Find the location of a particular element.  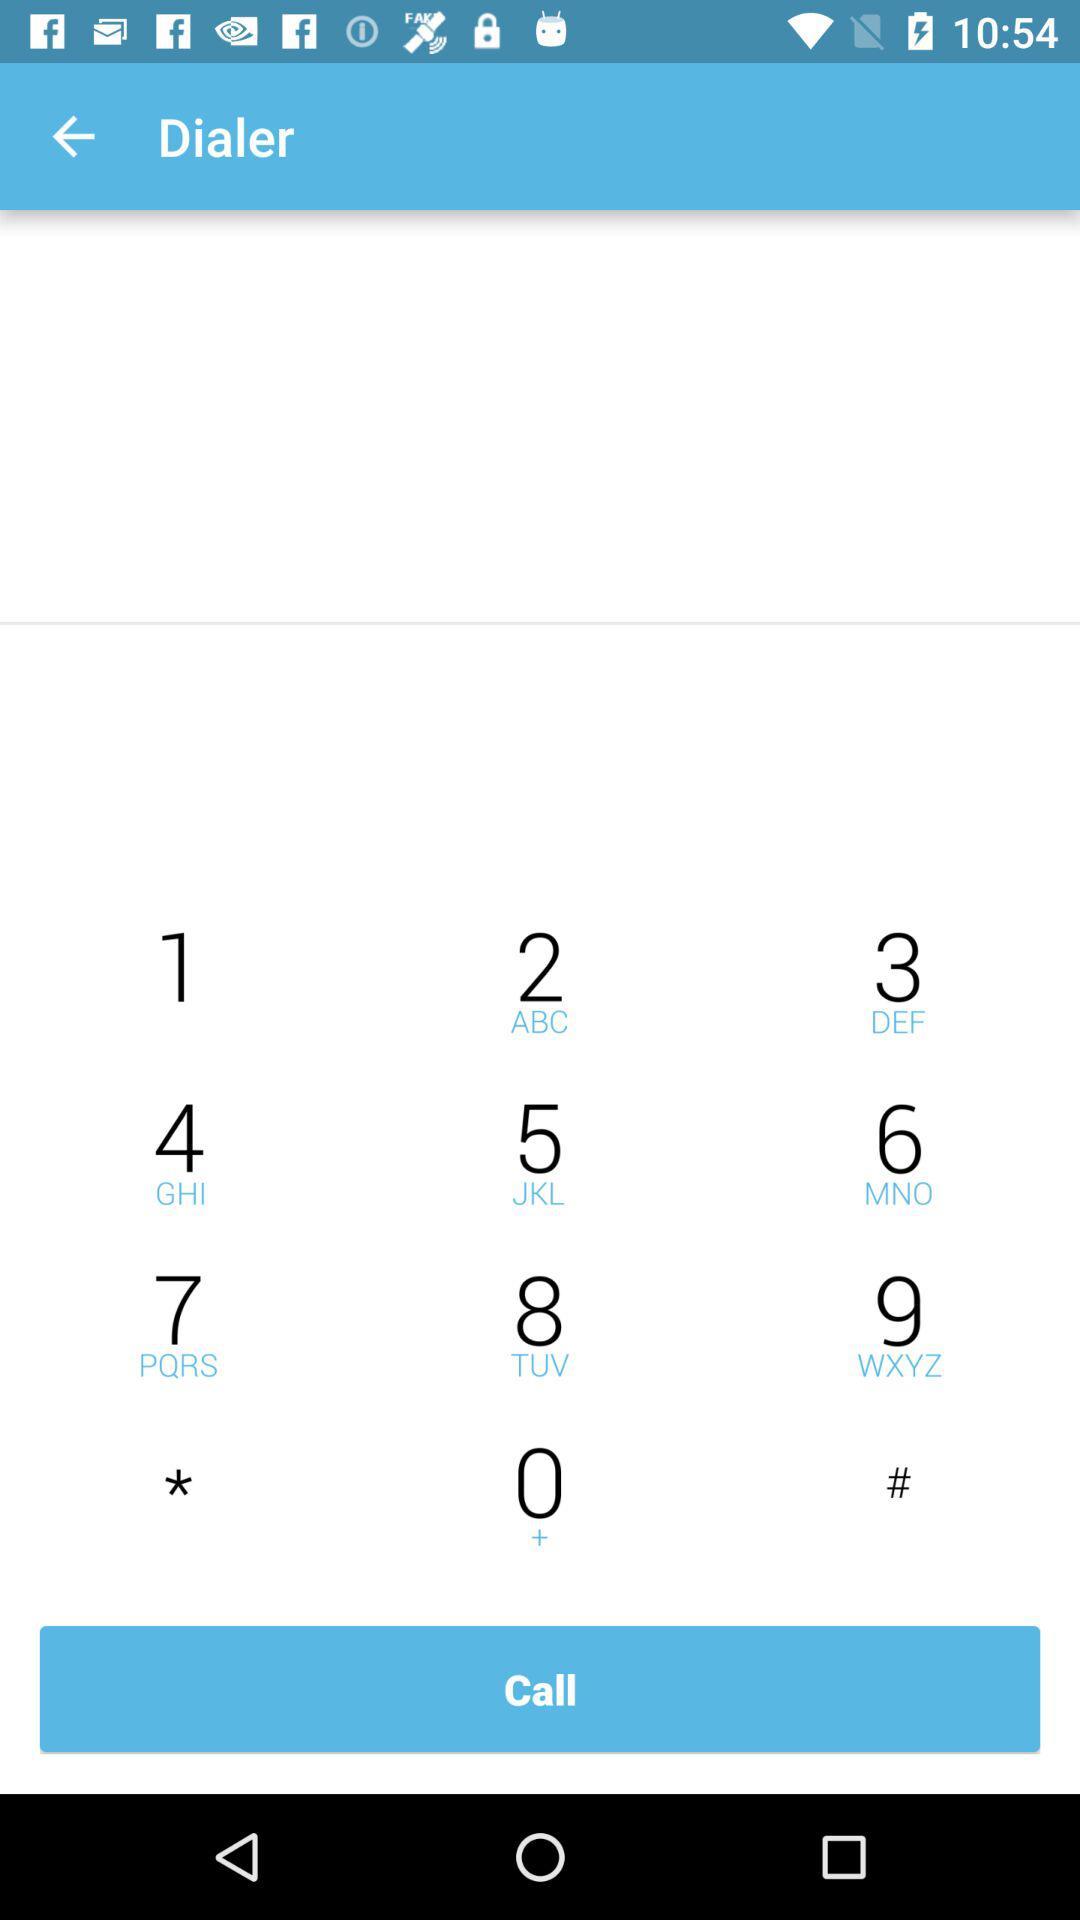

the avatar icon is located at coordinates (540, 1326).